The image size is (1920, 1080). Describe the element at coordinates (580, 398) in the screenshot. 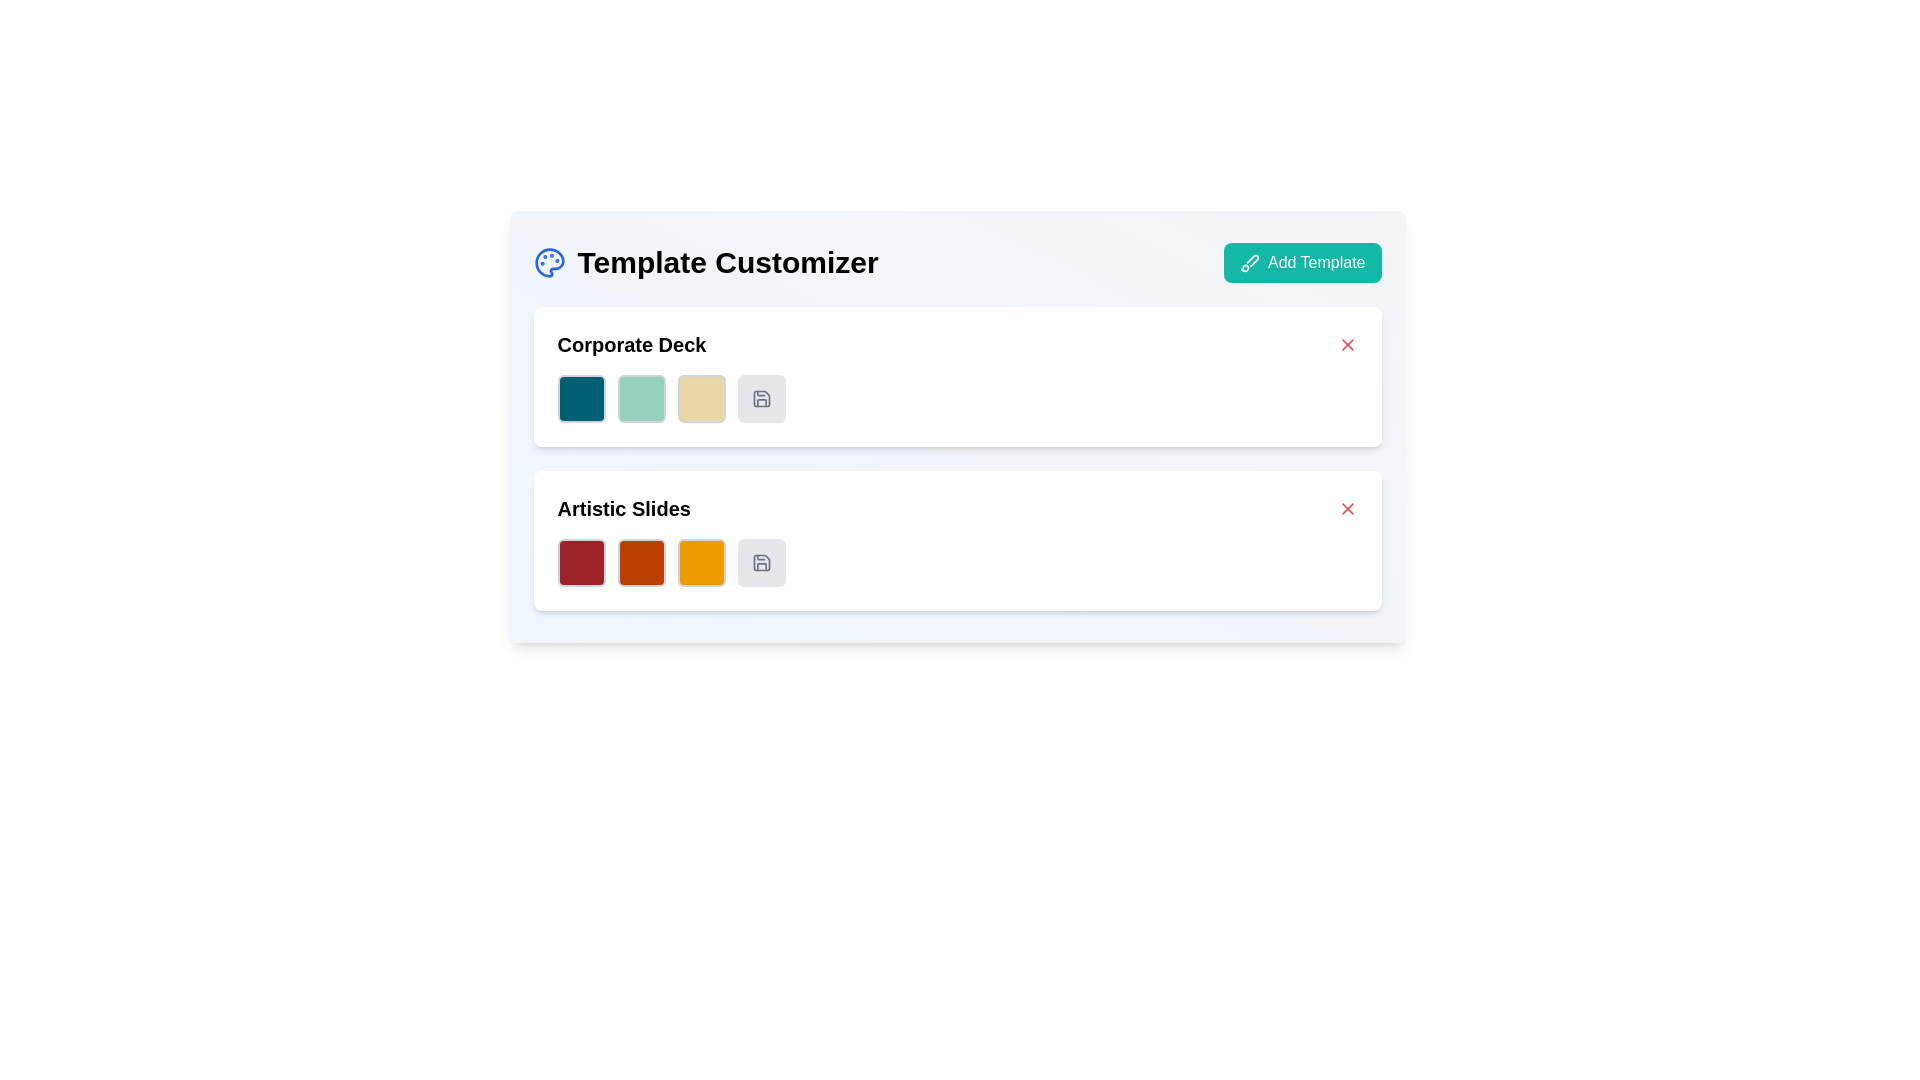

I see `the dark teal-colored color swatch preview box with rounded corners located in the 'Corporate Deck' section, which is the first square in a horizontal row` at that location.